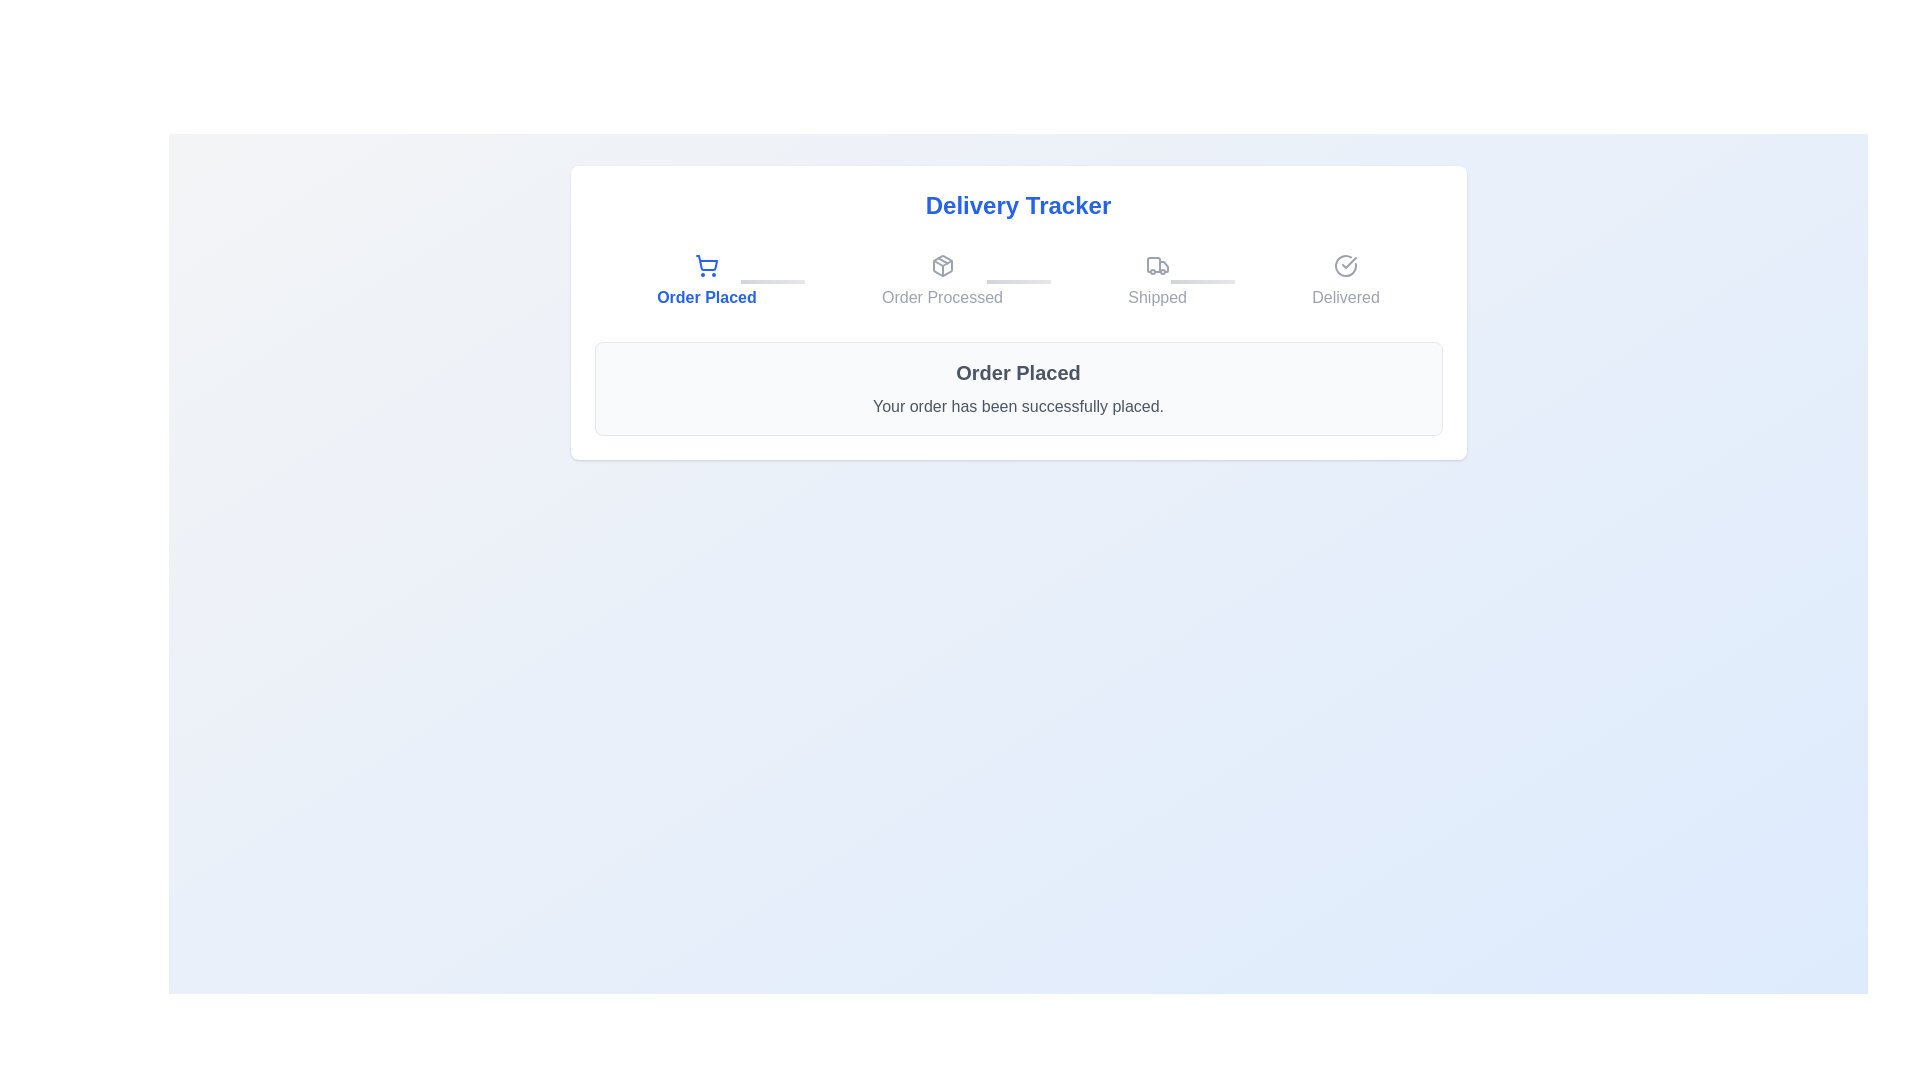 The image size is (1920, 1080). What do you see at coordinates (1157, 281) in the screenshot?
I see `the step icon corresponding to Shipped to navigate to that step` at bounding box center [1157, 281].